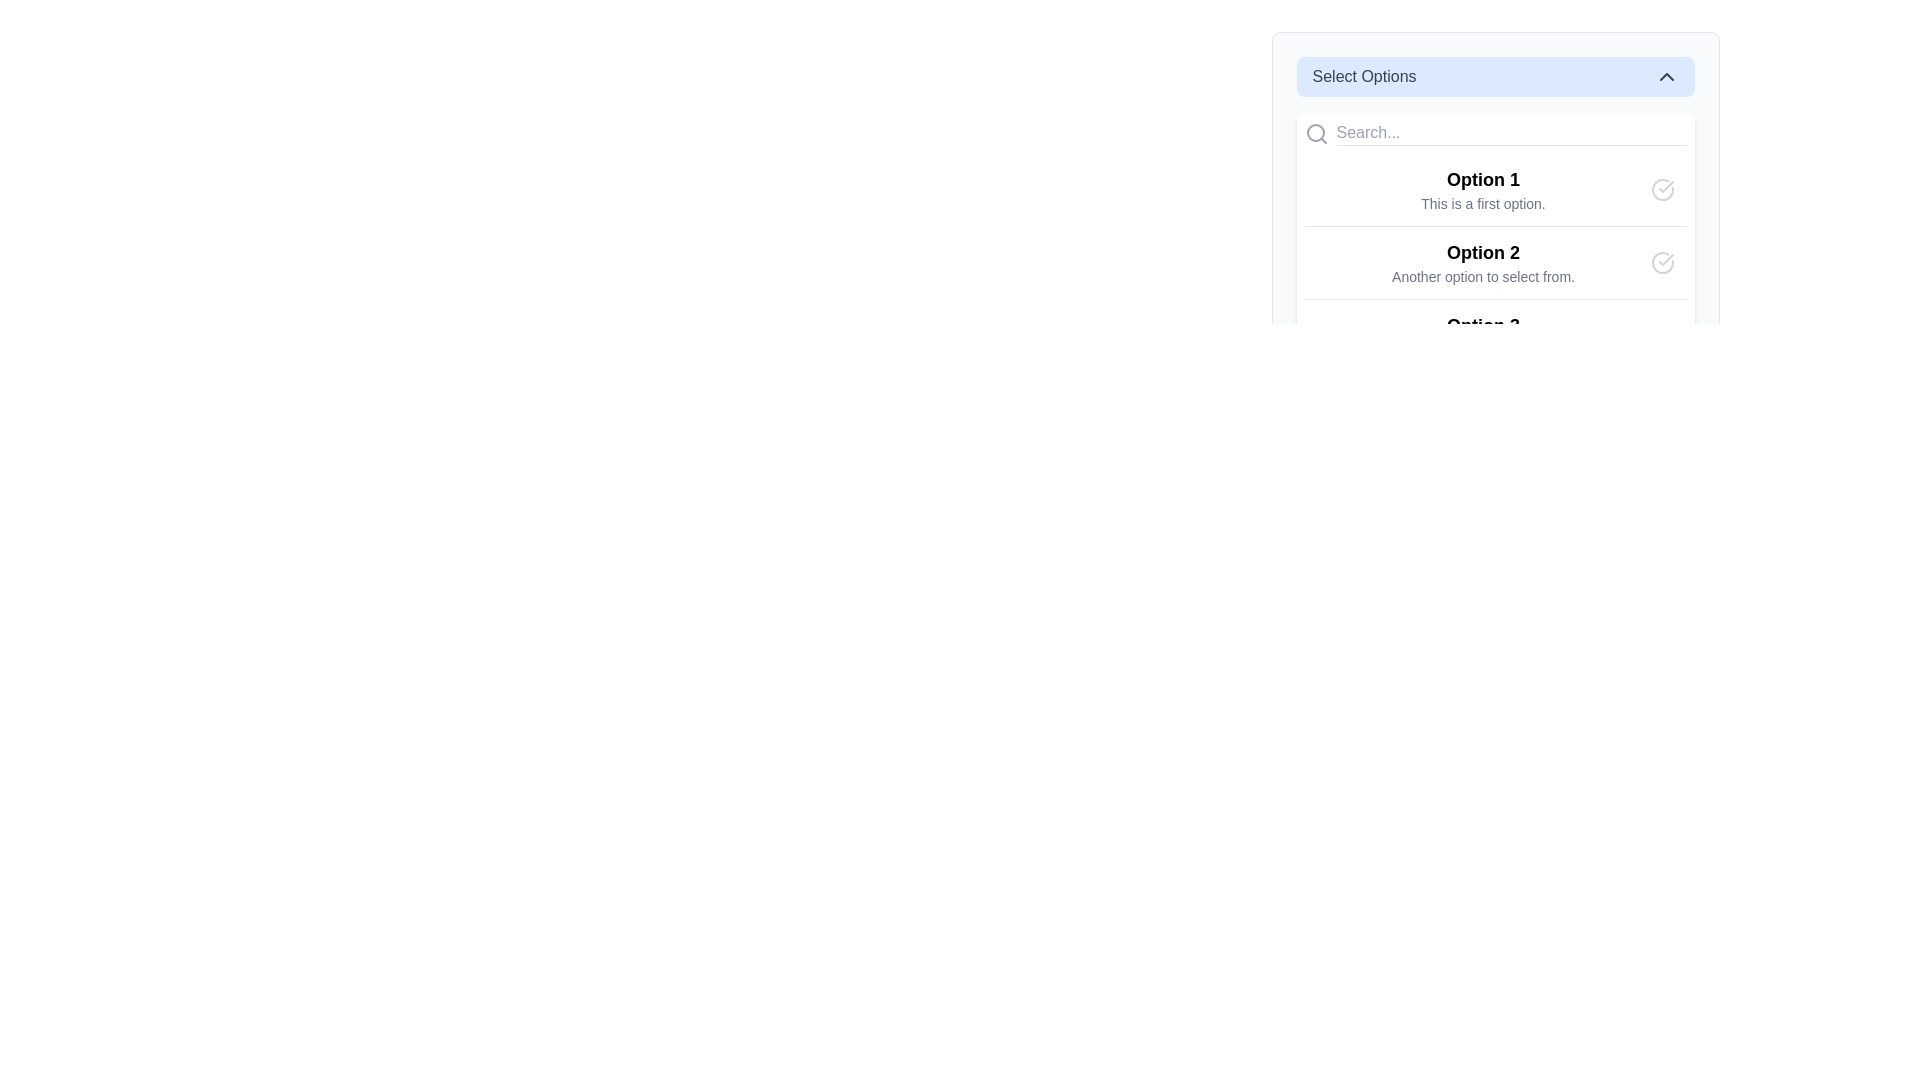 This screenshot has height=1080, width=1920. What do you see at coordinates (1483, 277) in the screenshot?
I see `the gray Text label located directly beneath 'Option 2' in the sidebar panel to read its content` at bounding box center [1483, 277].